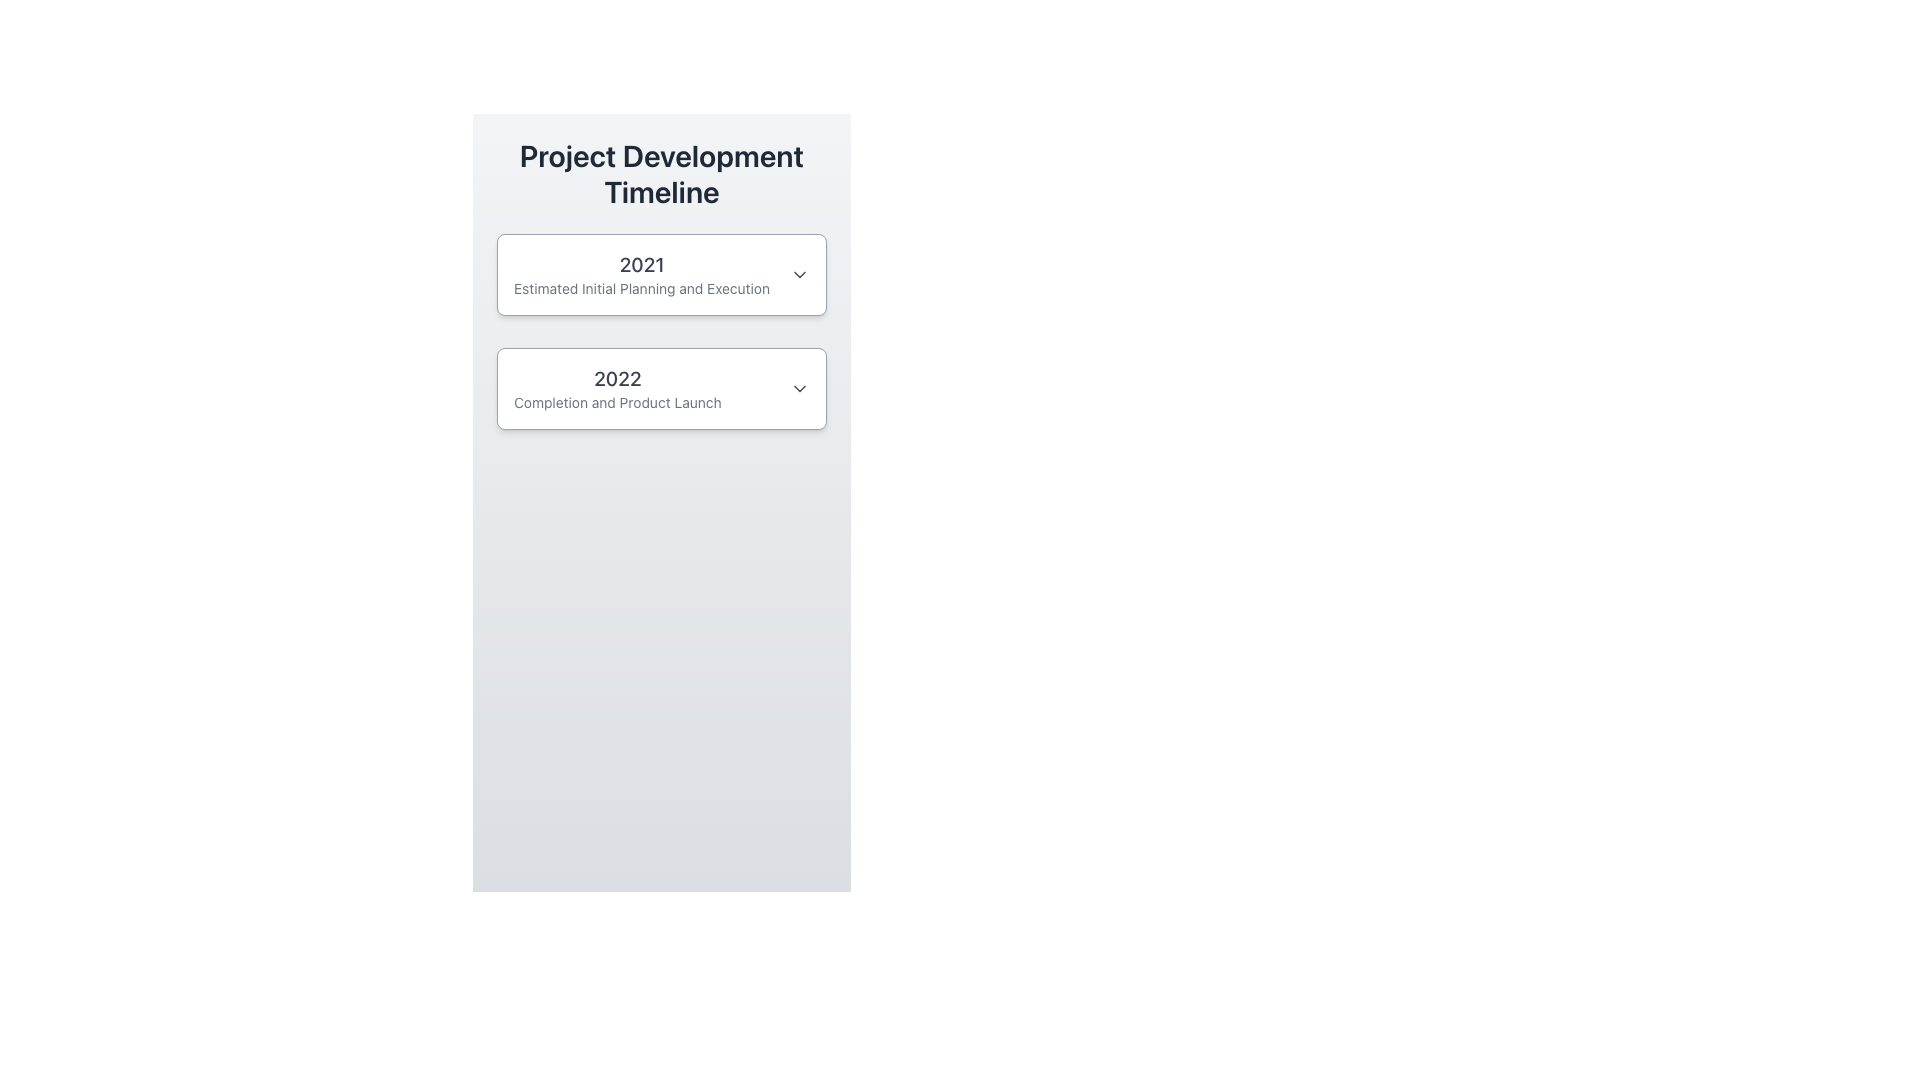  What do you see at coordinates (662, 389) in the screenshot?
I see `the down arrow of the collapsible section for the year 2022` at bounding box center [662, 389].